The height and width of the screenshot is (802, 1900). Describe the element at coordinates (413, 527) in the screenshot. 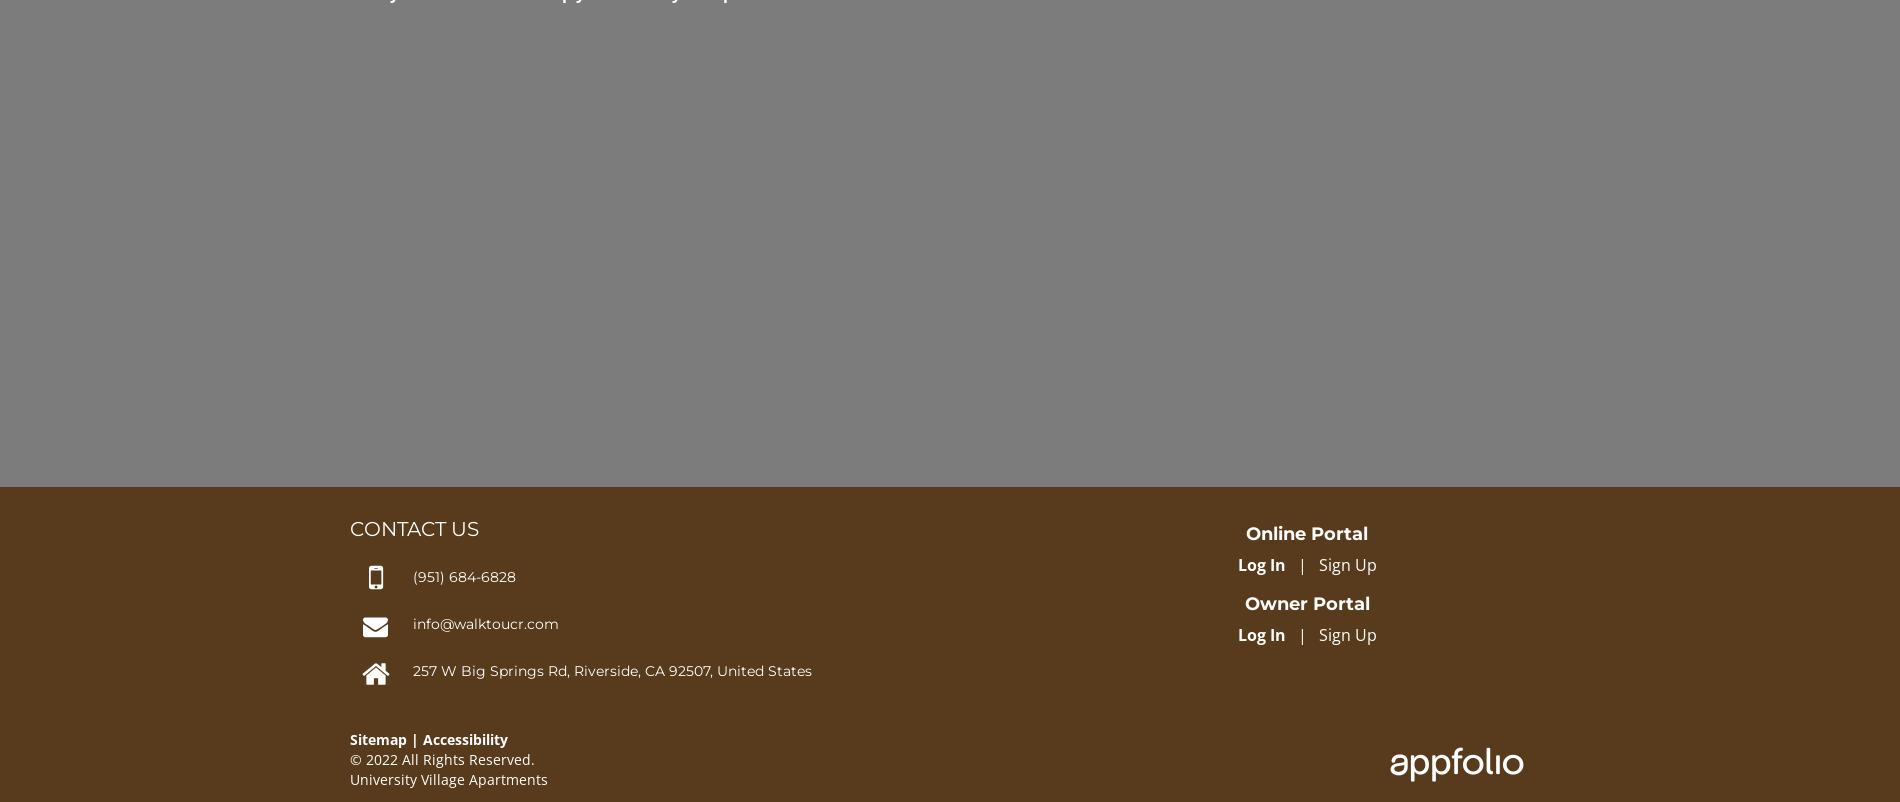

I see `'CONTACT US'` at that location.